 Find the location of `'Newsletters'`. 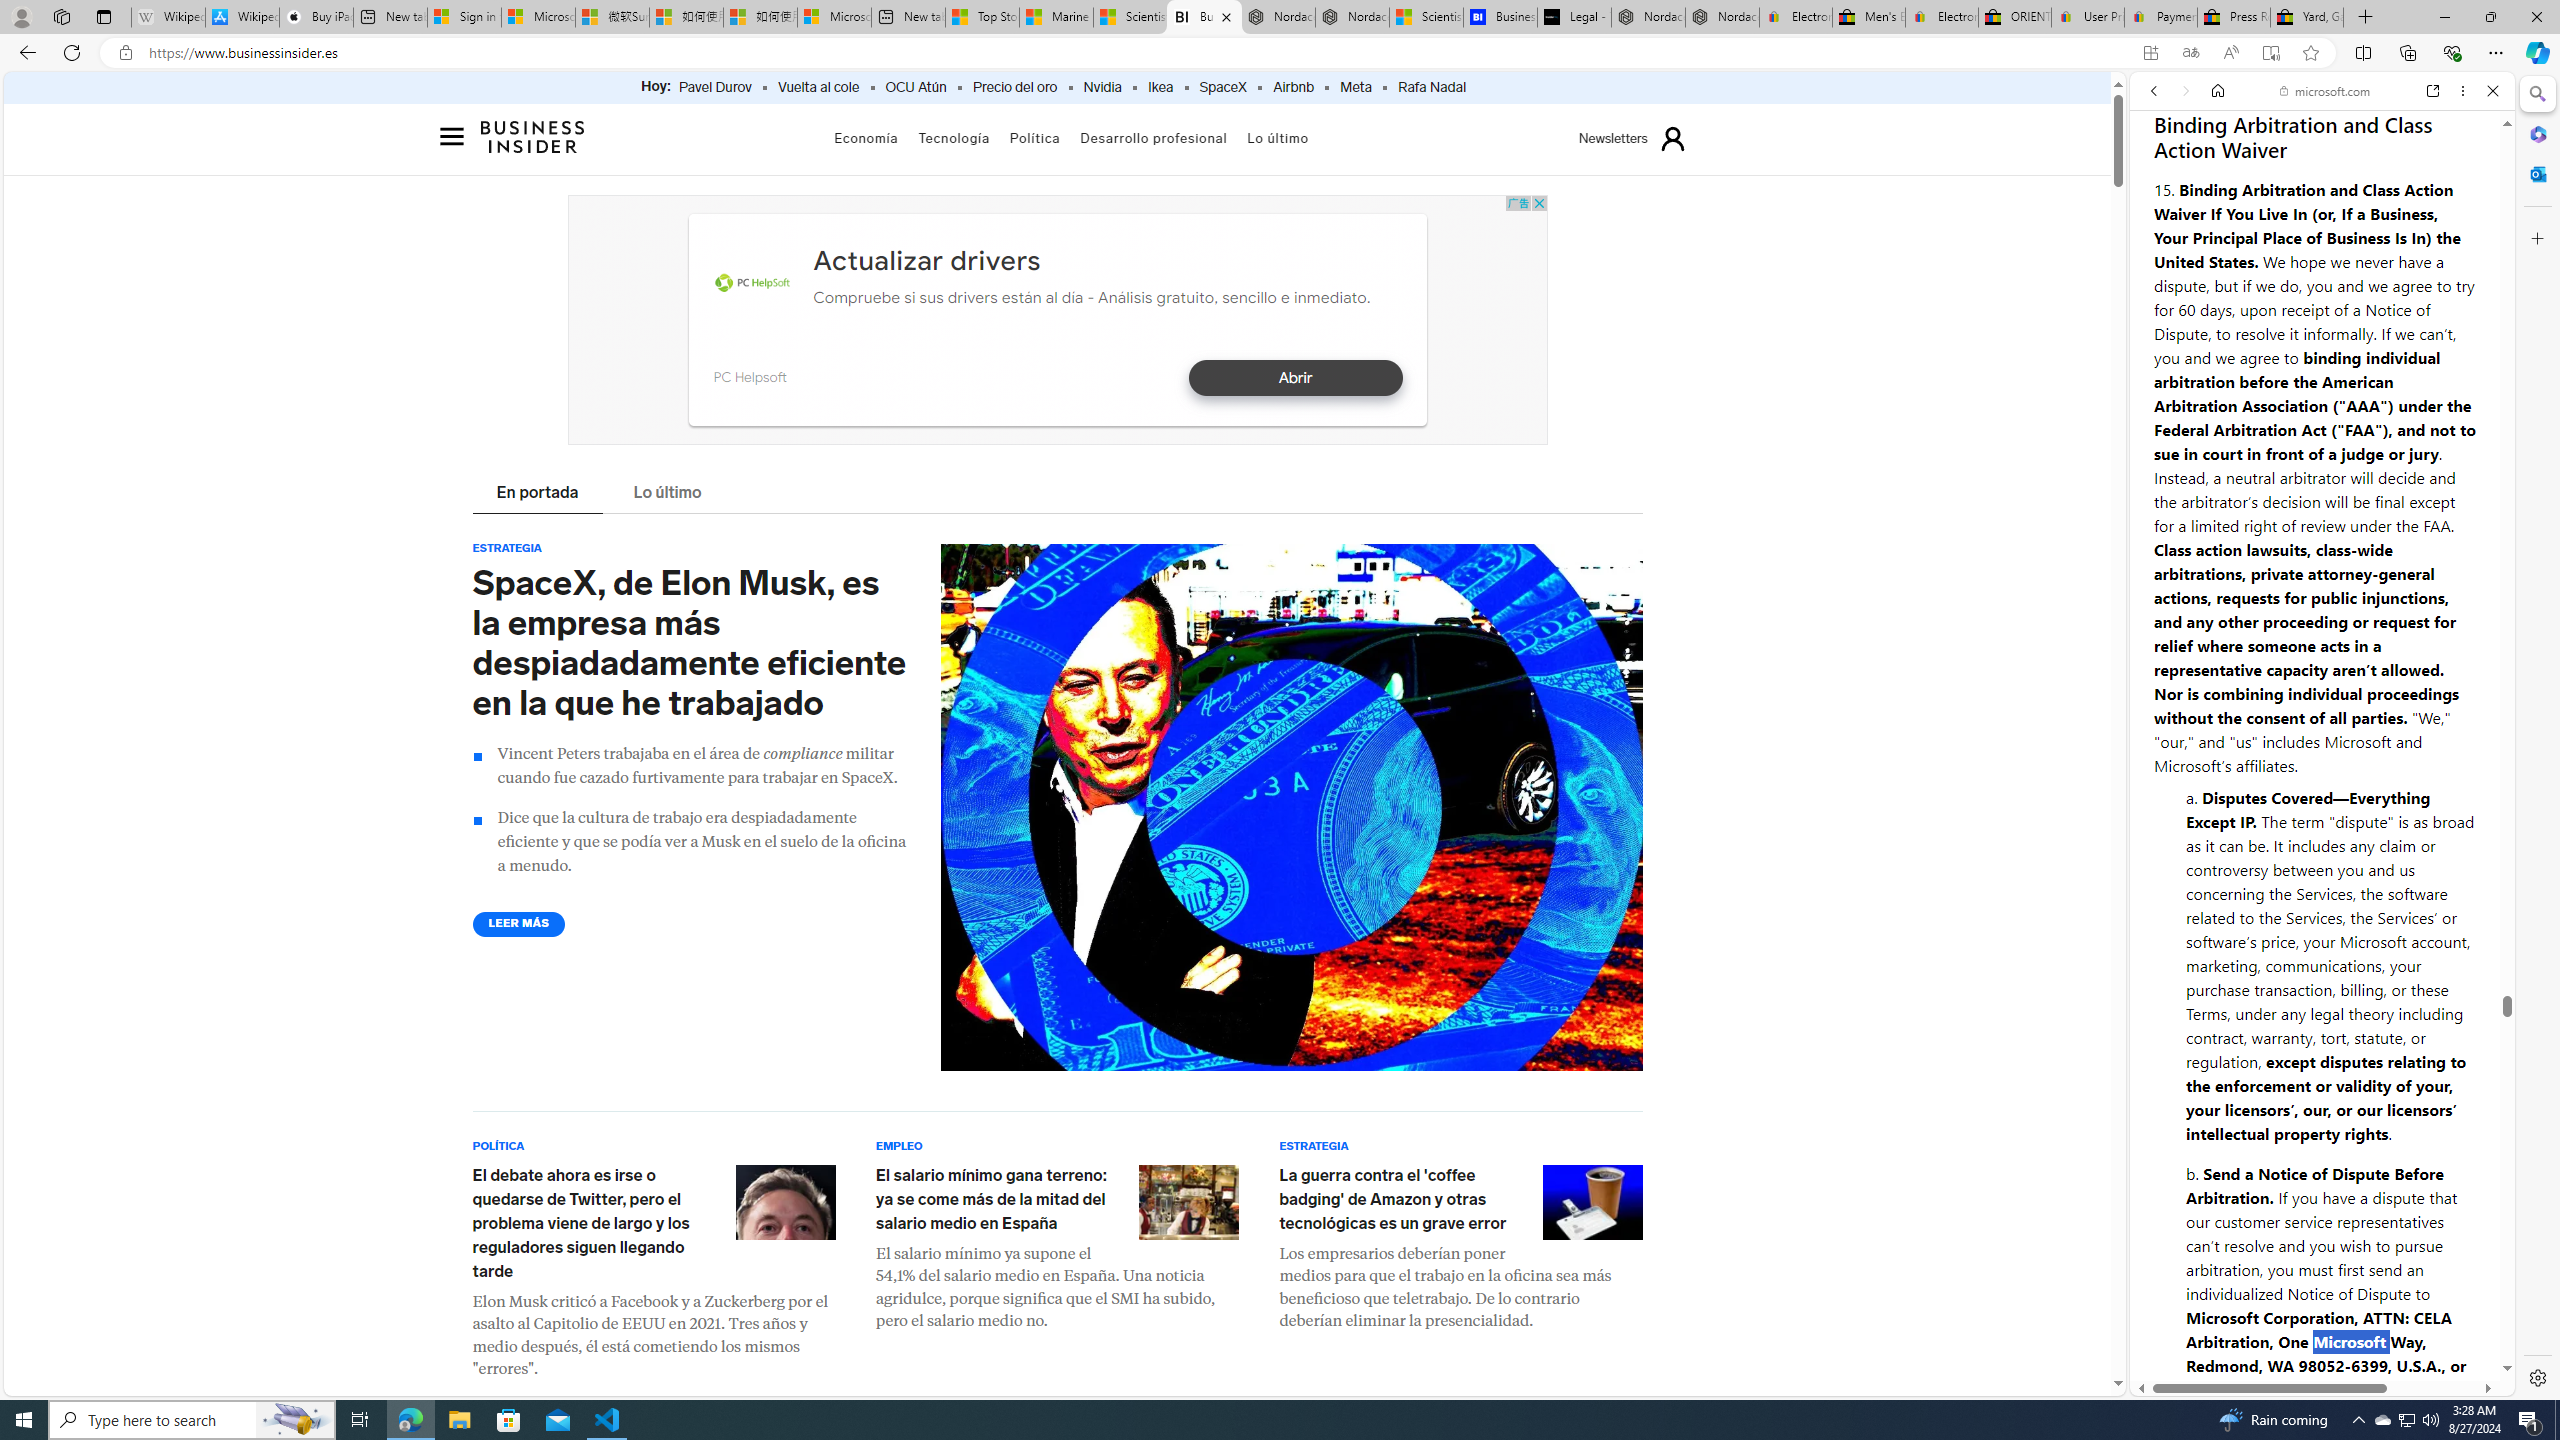

'Newsletters' is located at coordinates (1611, 138).